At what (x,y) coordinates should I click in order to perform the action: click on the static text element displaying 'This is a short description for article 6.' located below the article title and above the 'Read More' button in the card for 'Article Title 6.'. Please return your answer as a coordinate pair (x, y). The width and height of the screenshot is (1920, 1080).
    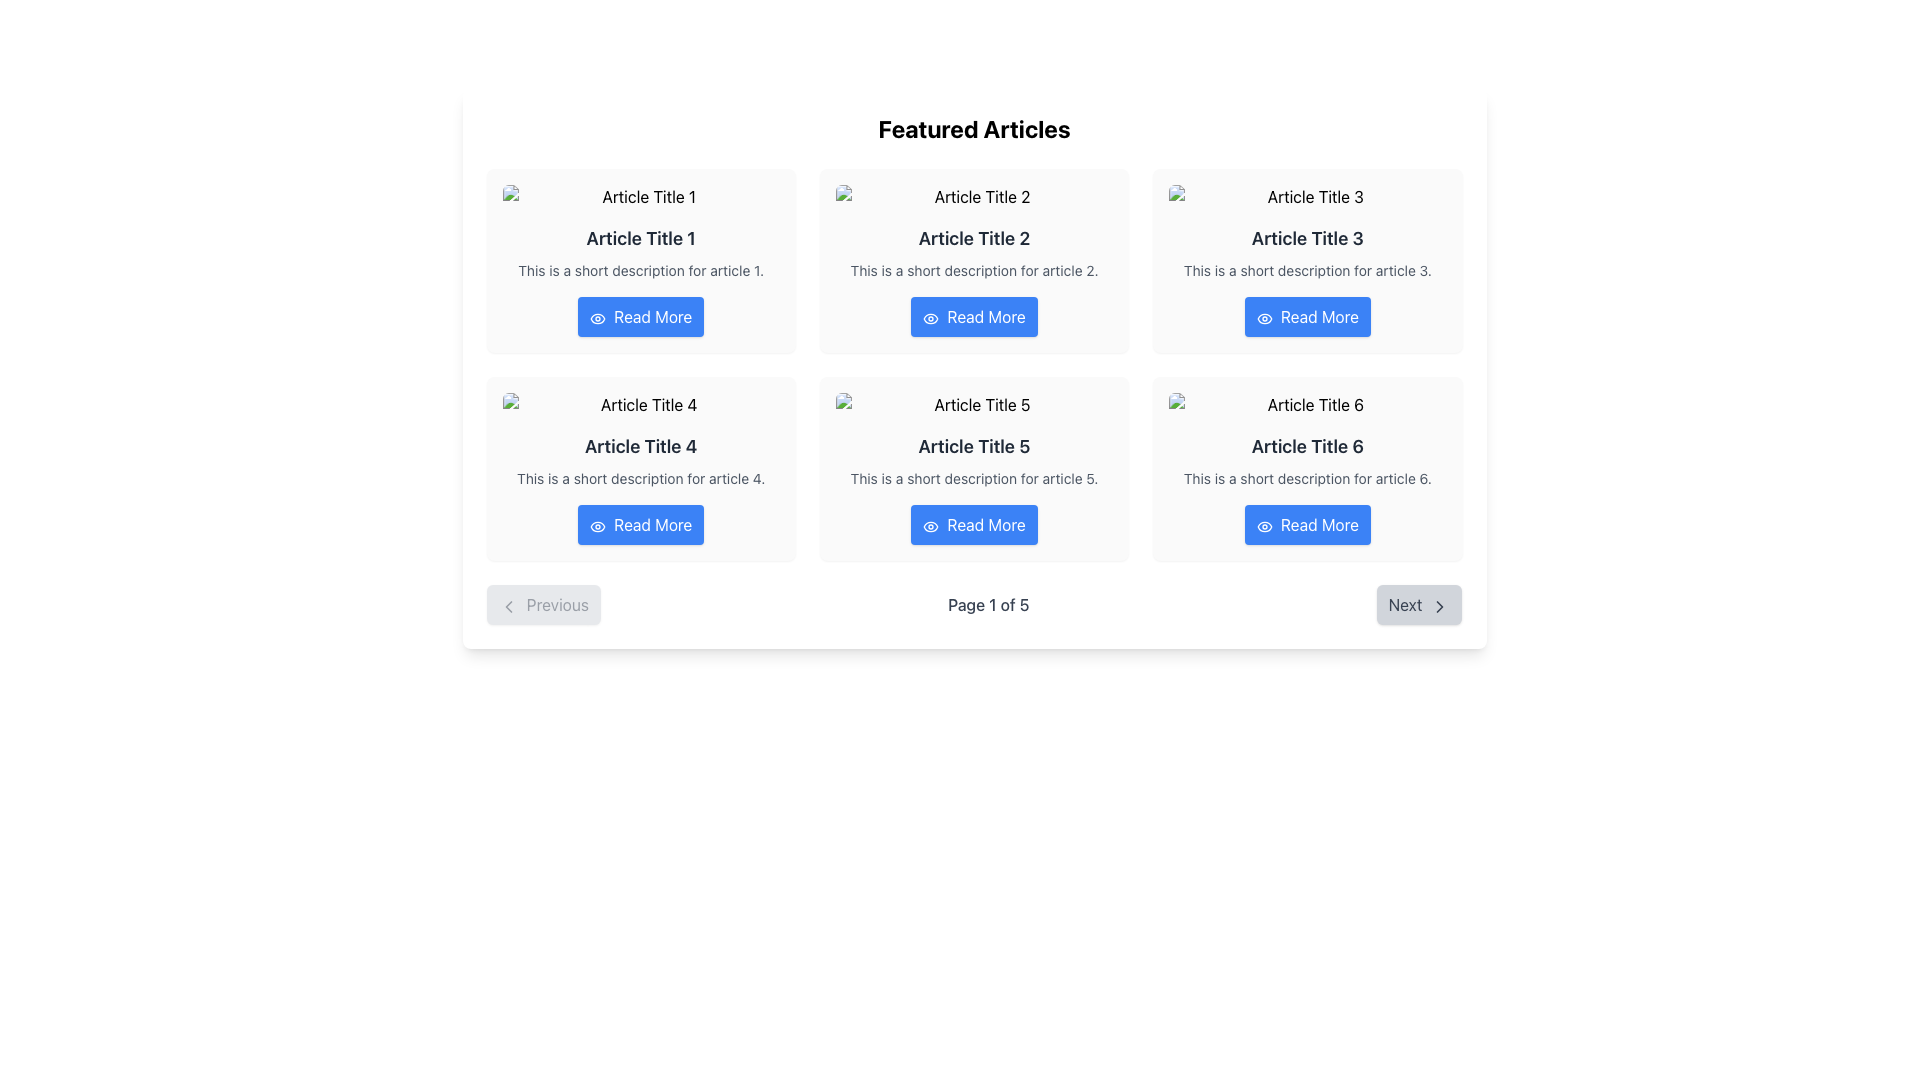
    Looking at the image, I should click on (1307, 478).